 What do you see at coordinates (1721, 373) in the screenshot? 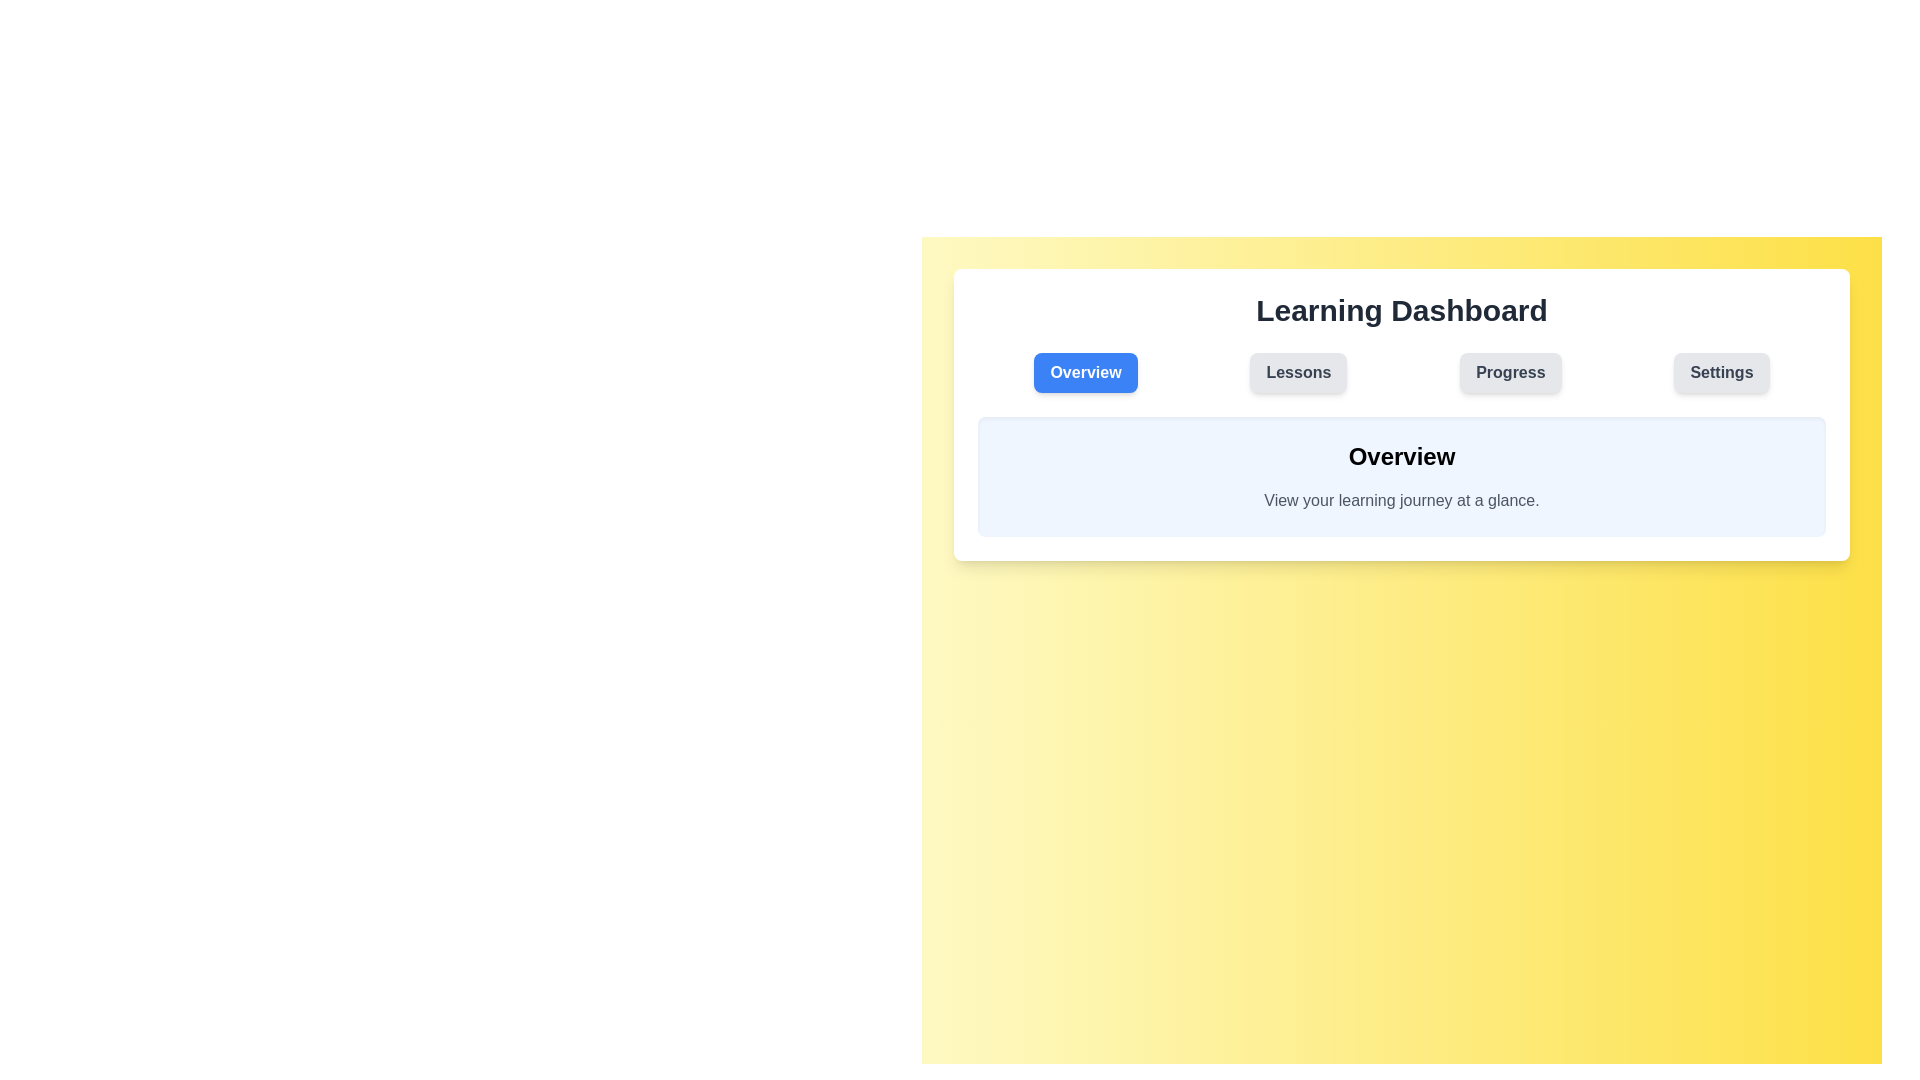
I see `the tab labeled Settings to observe its interactive effect` at bounding box center [1721, 373].